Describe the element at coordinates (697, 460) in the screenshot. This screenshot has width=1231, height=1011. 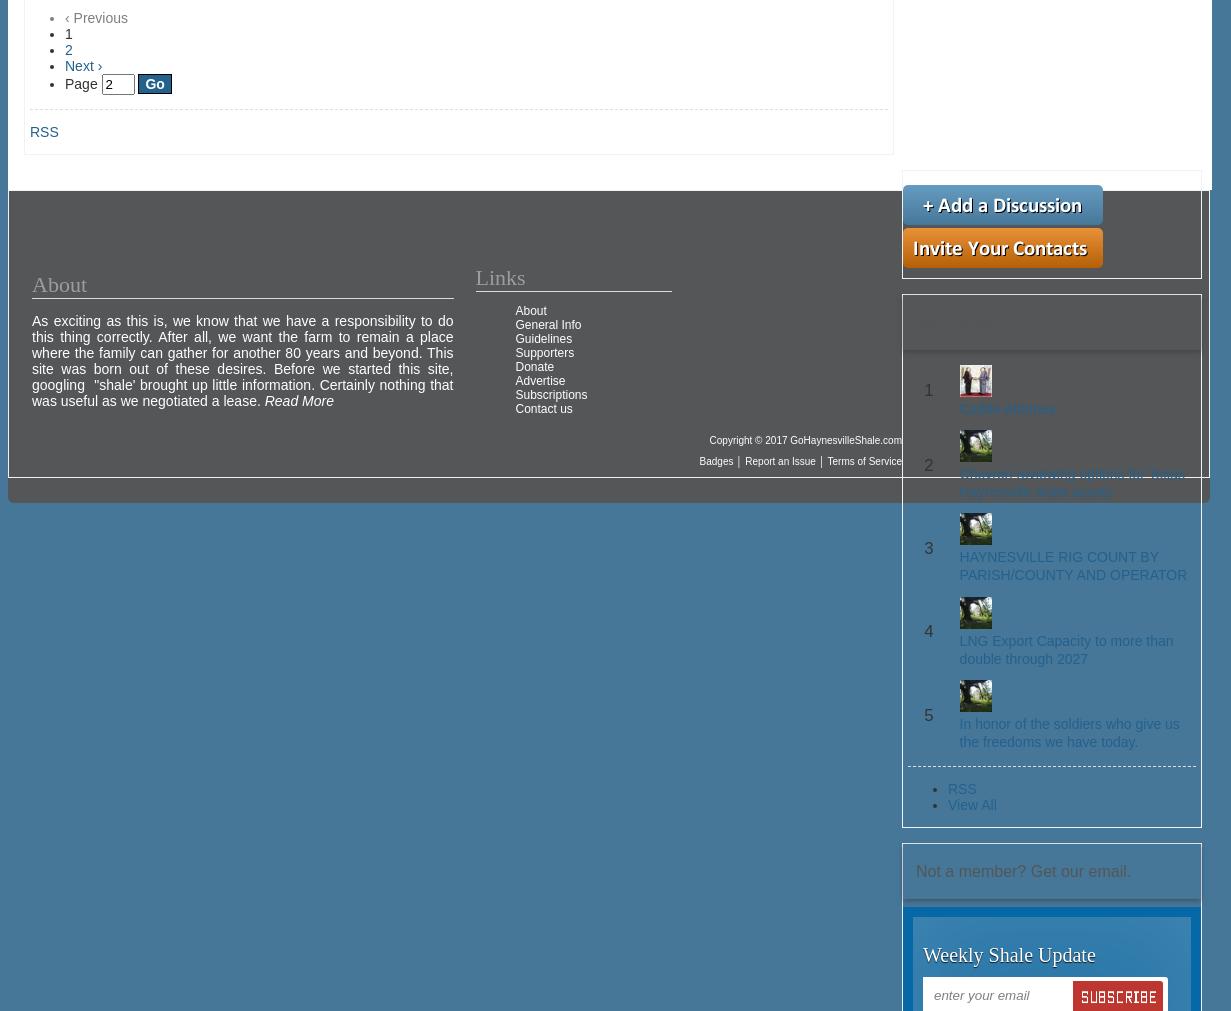
I see `'Badges'` at that location.